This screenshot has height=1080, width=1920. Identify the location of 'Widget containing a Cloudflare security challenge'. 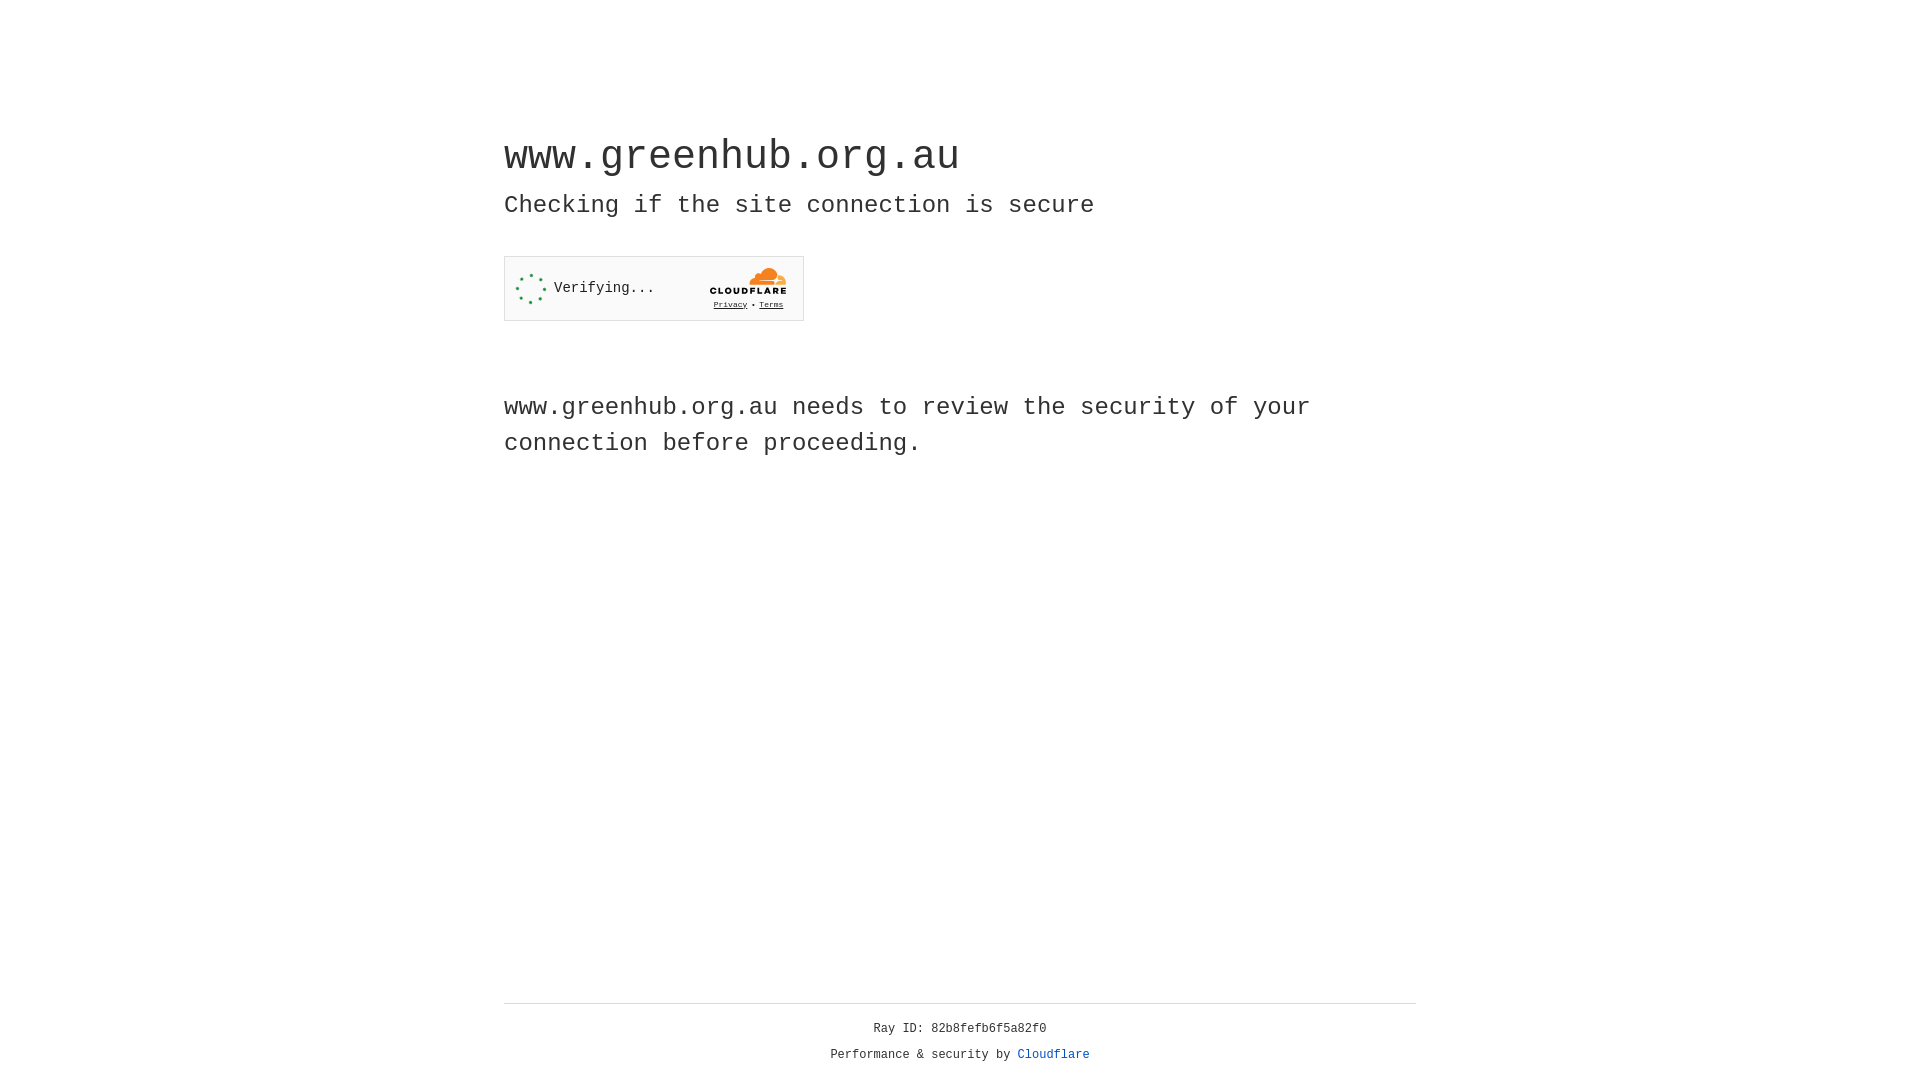
(653, 288).